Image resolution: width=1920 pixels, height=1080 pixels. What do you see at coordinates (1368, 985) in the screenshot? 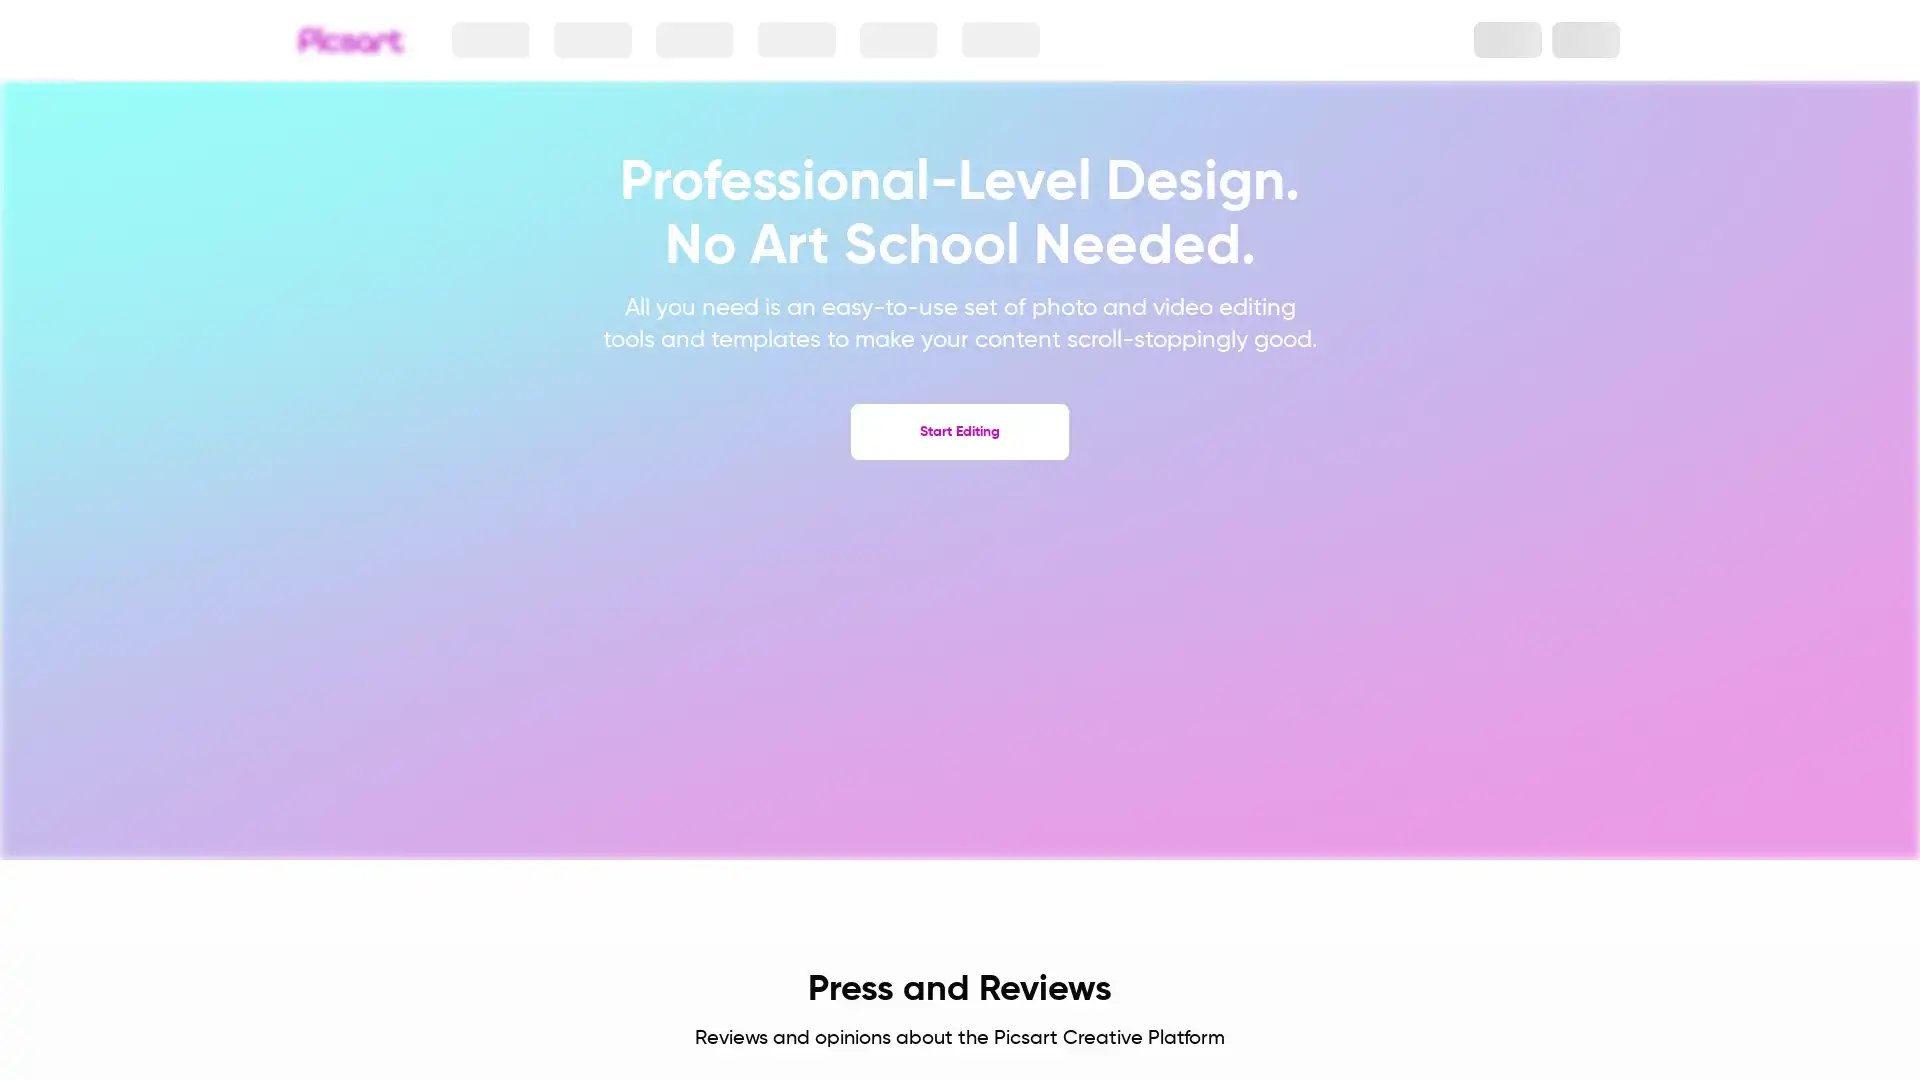
I see `Manage Cookies` at bounding box center [1368, 985].